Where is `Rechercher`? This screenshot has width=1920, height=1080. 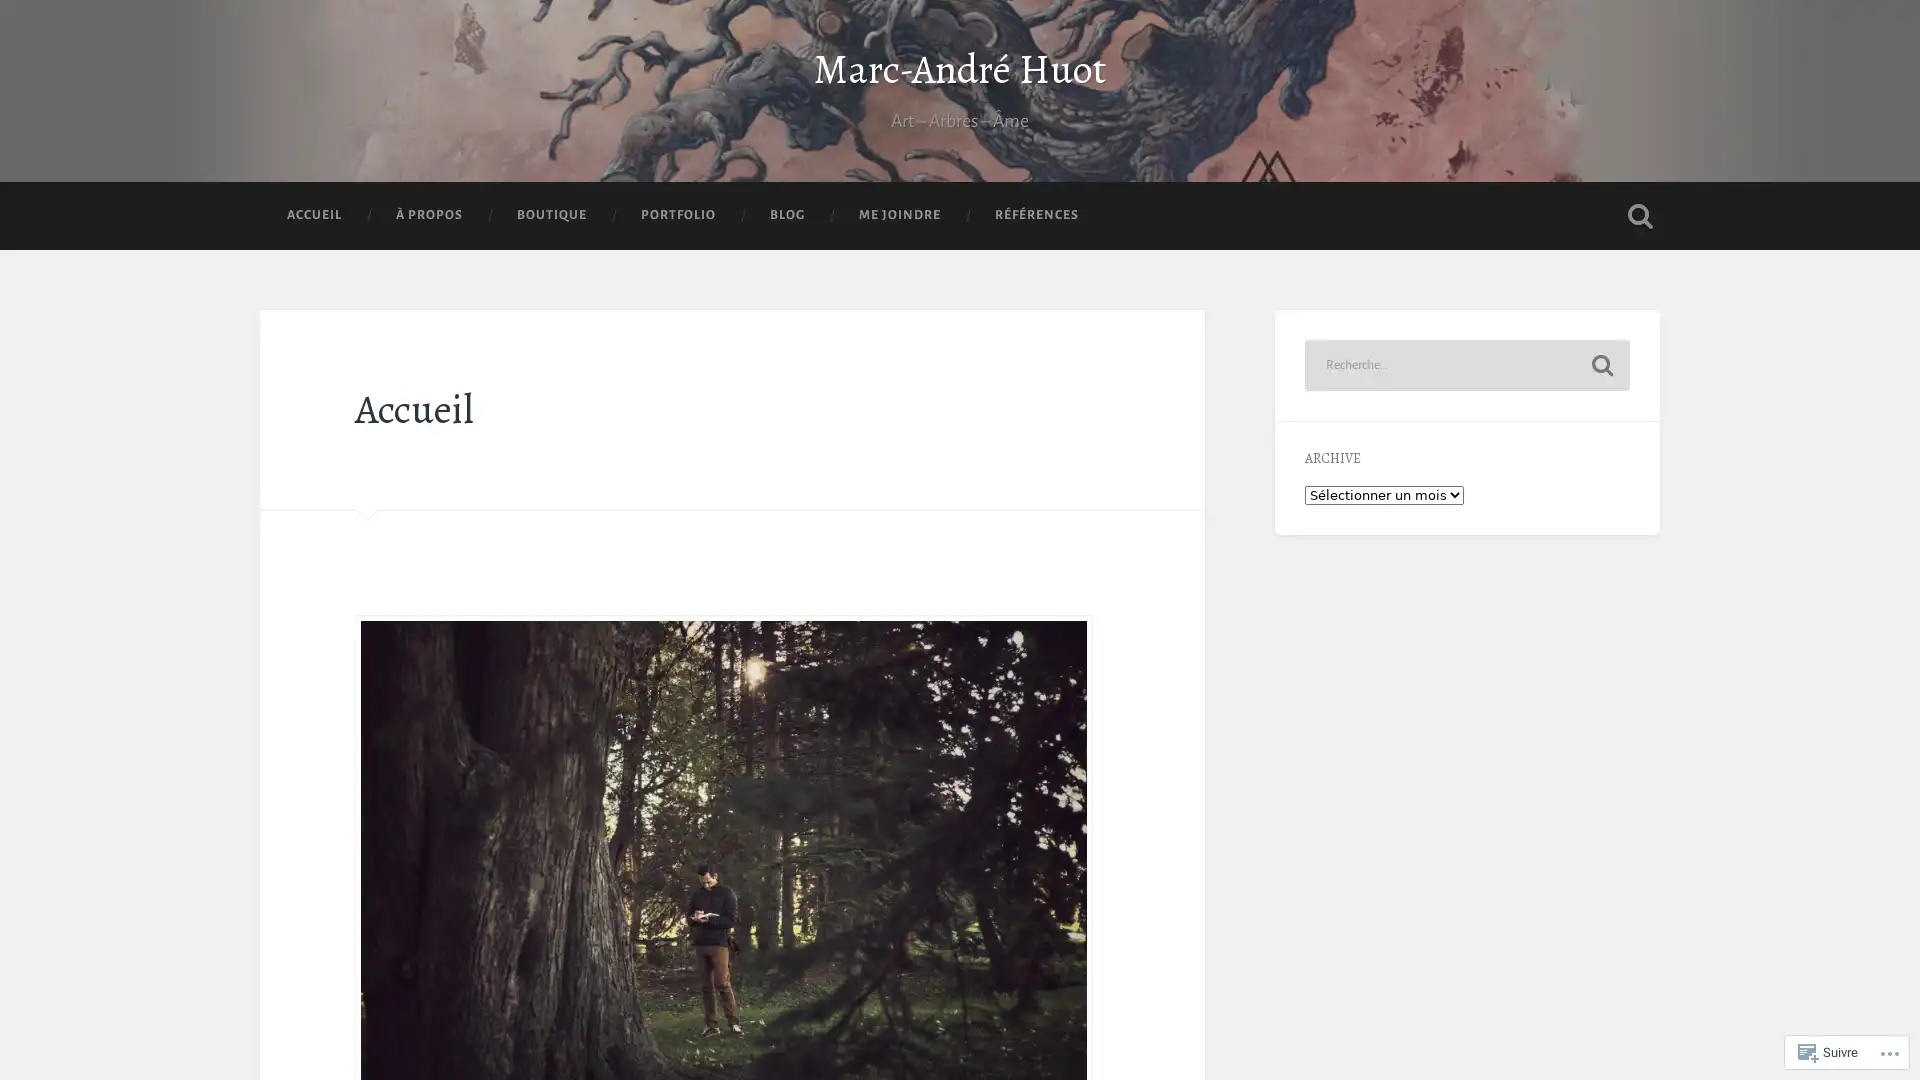 Rechercher is located at coordinates (1602, 405).